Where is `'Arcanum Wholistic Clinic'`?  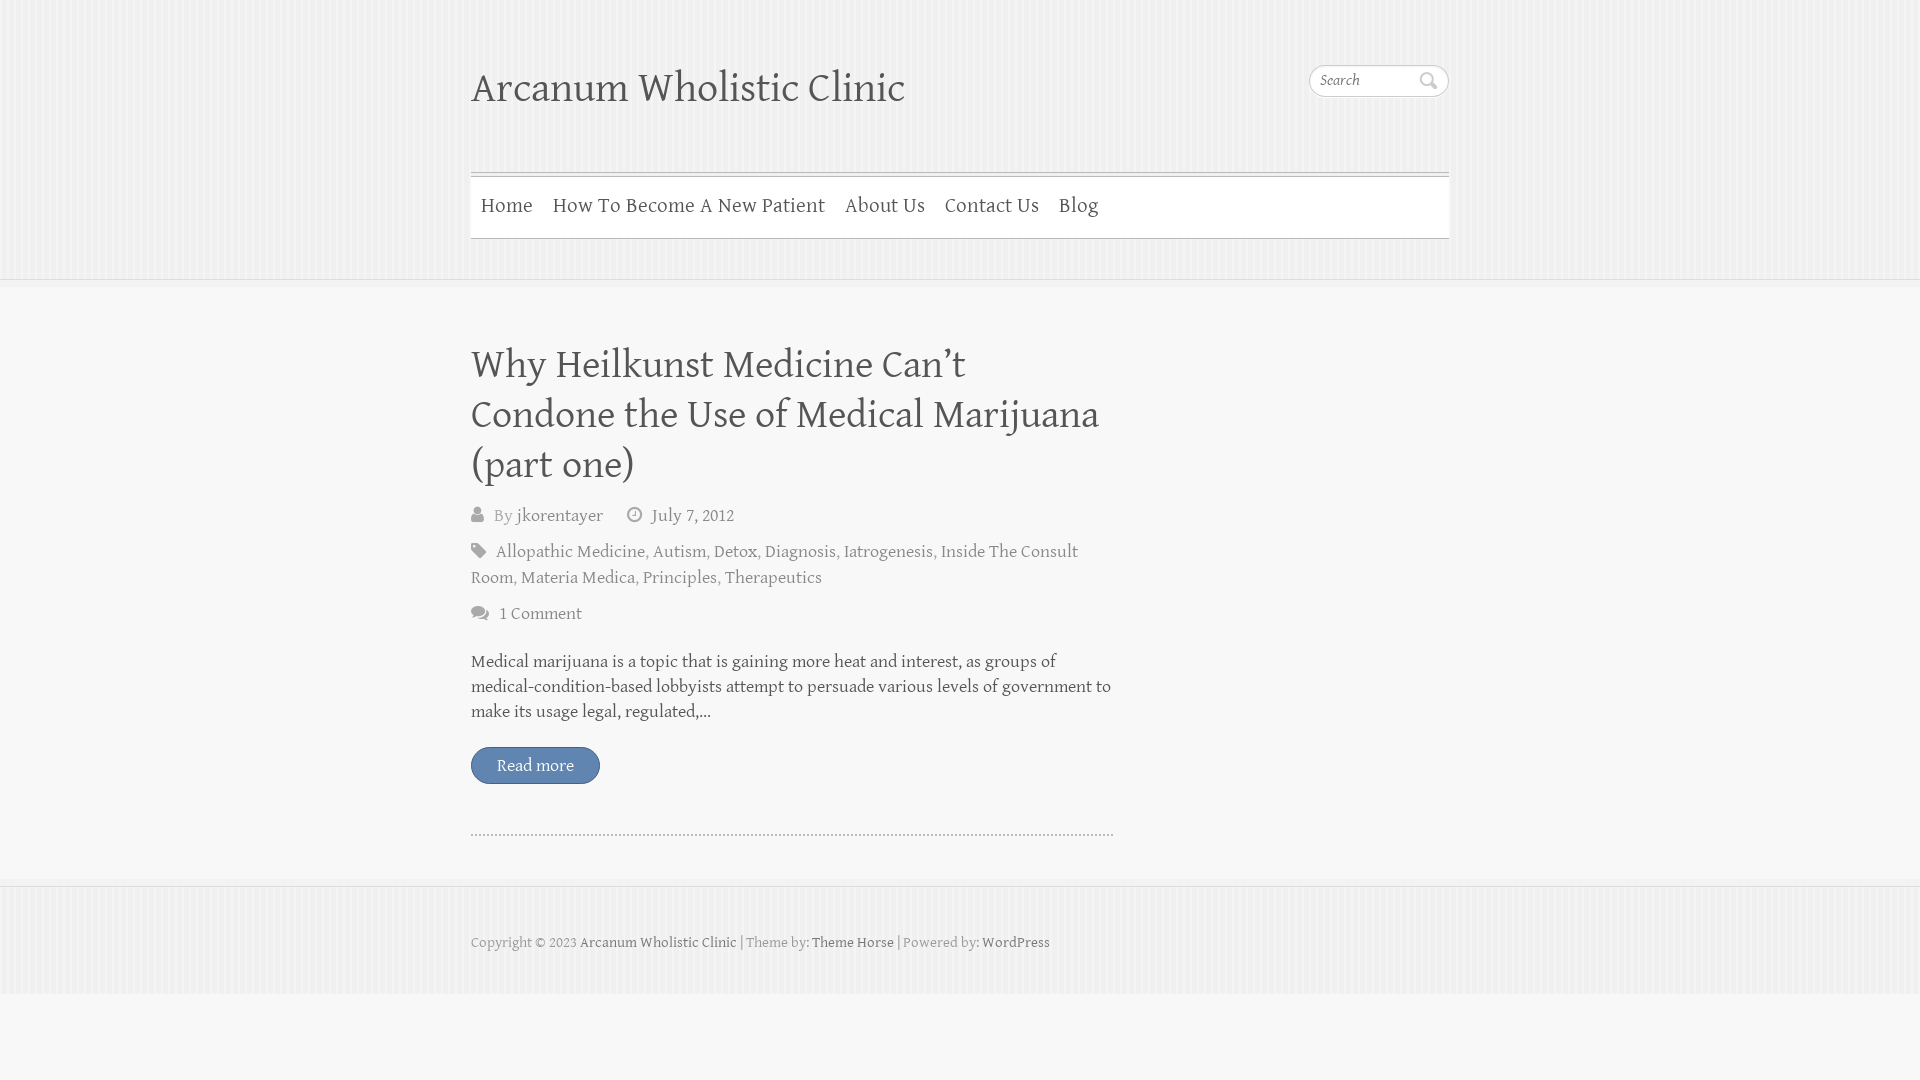 'Arcanum Wholistic Clinic' is located at coordinates (687, 87).